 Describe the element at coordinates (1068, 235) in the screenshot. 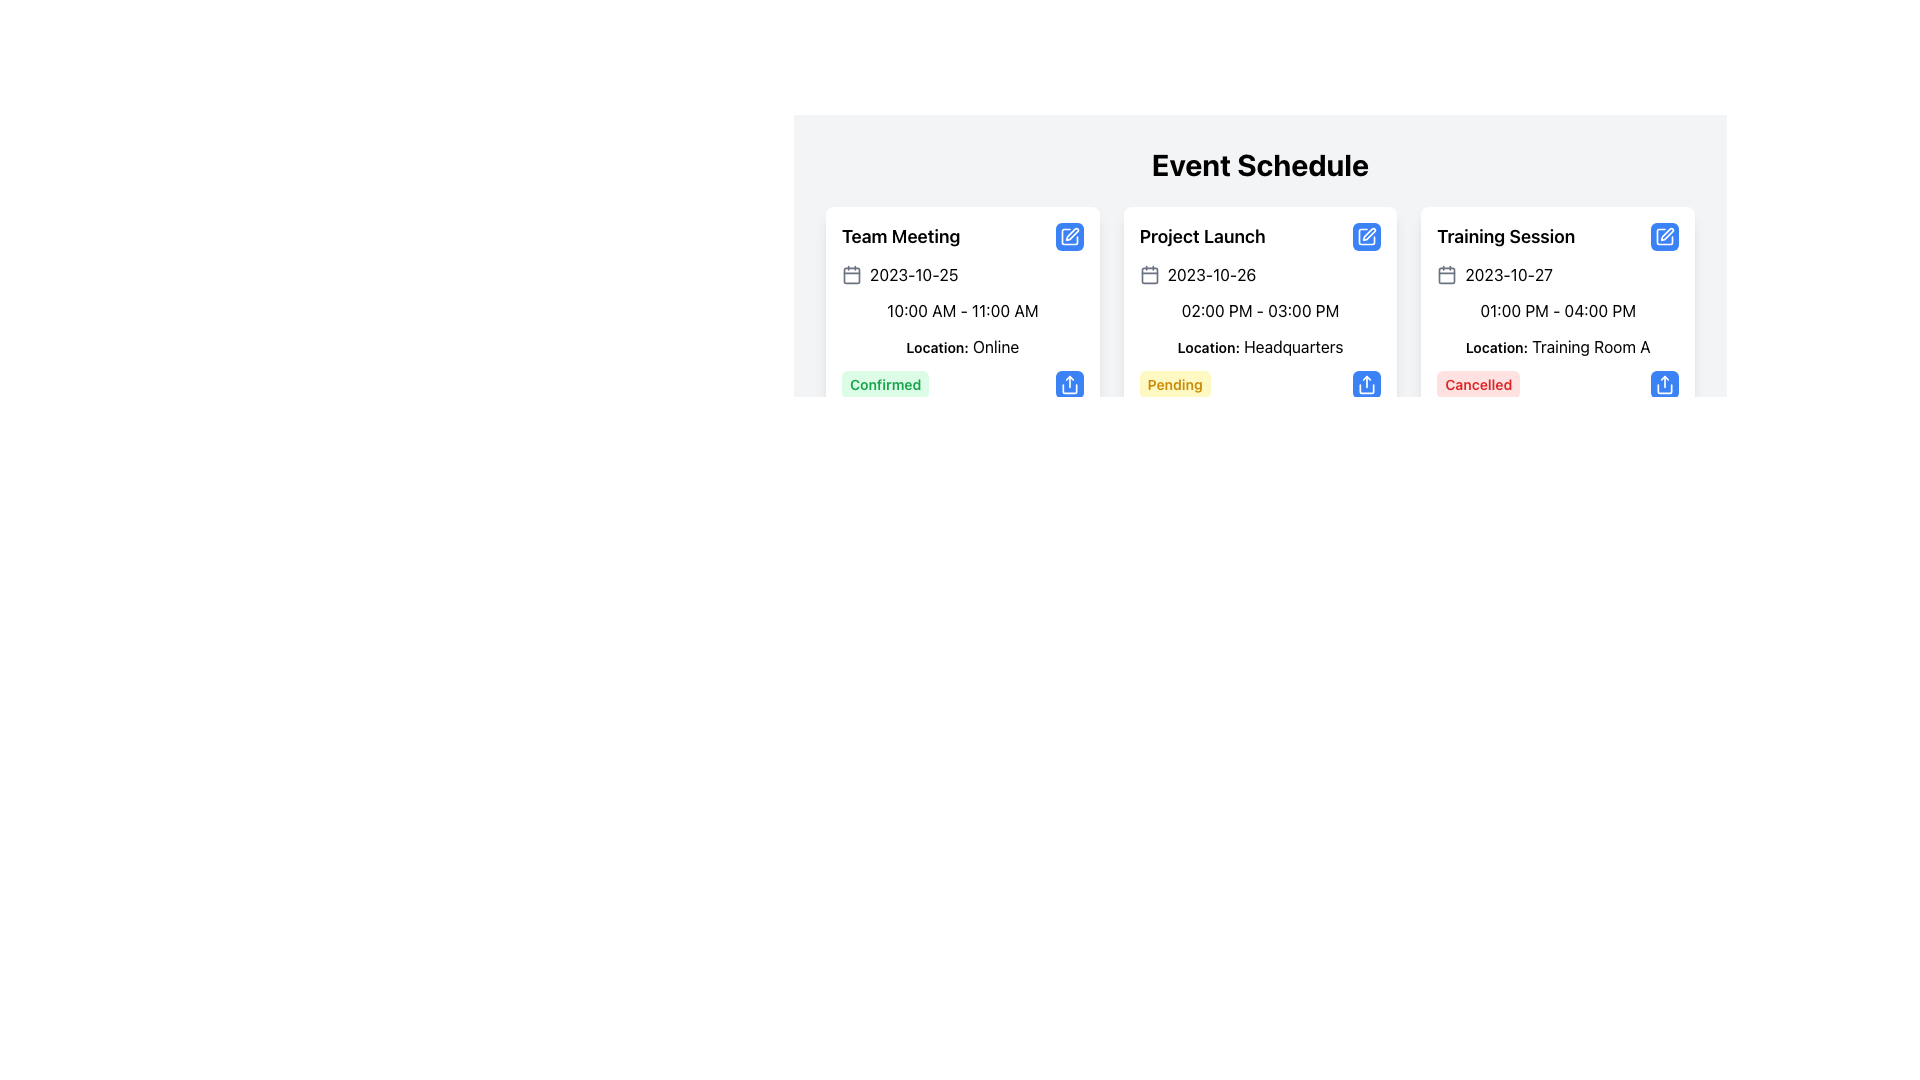

I see `the edit button located in the top-right corner of the 'Team Meeting' section to initiate editing` at that location.